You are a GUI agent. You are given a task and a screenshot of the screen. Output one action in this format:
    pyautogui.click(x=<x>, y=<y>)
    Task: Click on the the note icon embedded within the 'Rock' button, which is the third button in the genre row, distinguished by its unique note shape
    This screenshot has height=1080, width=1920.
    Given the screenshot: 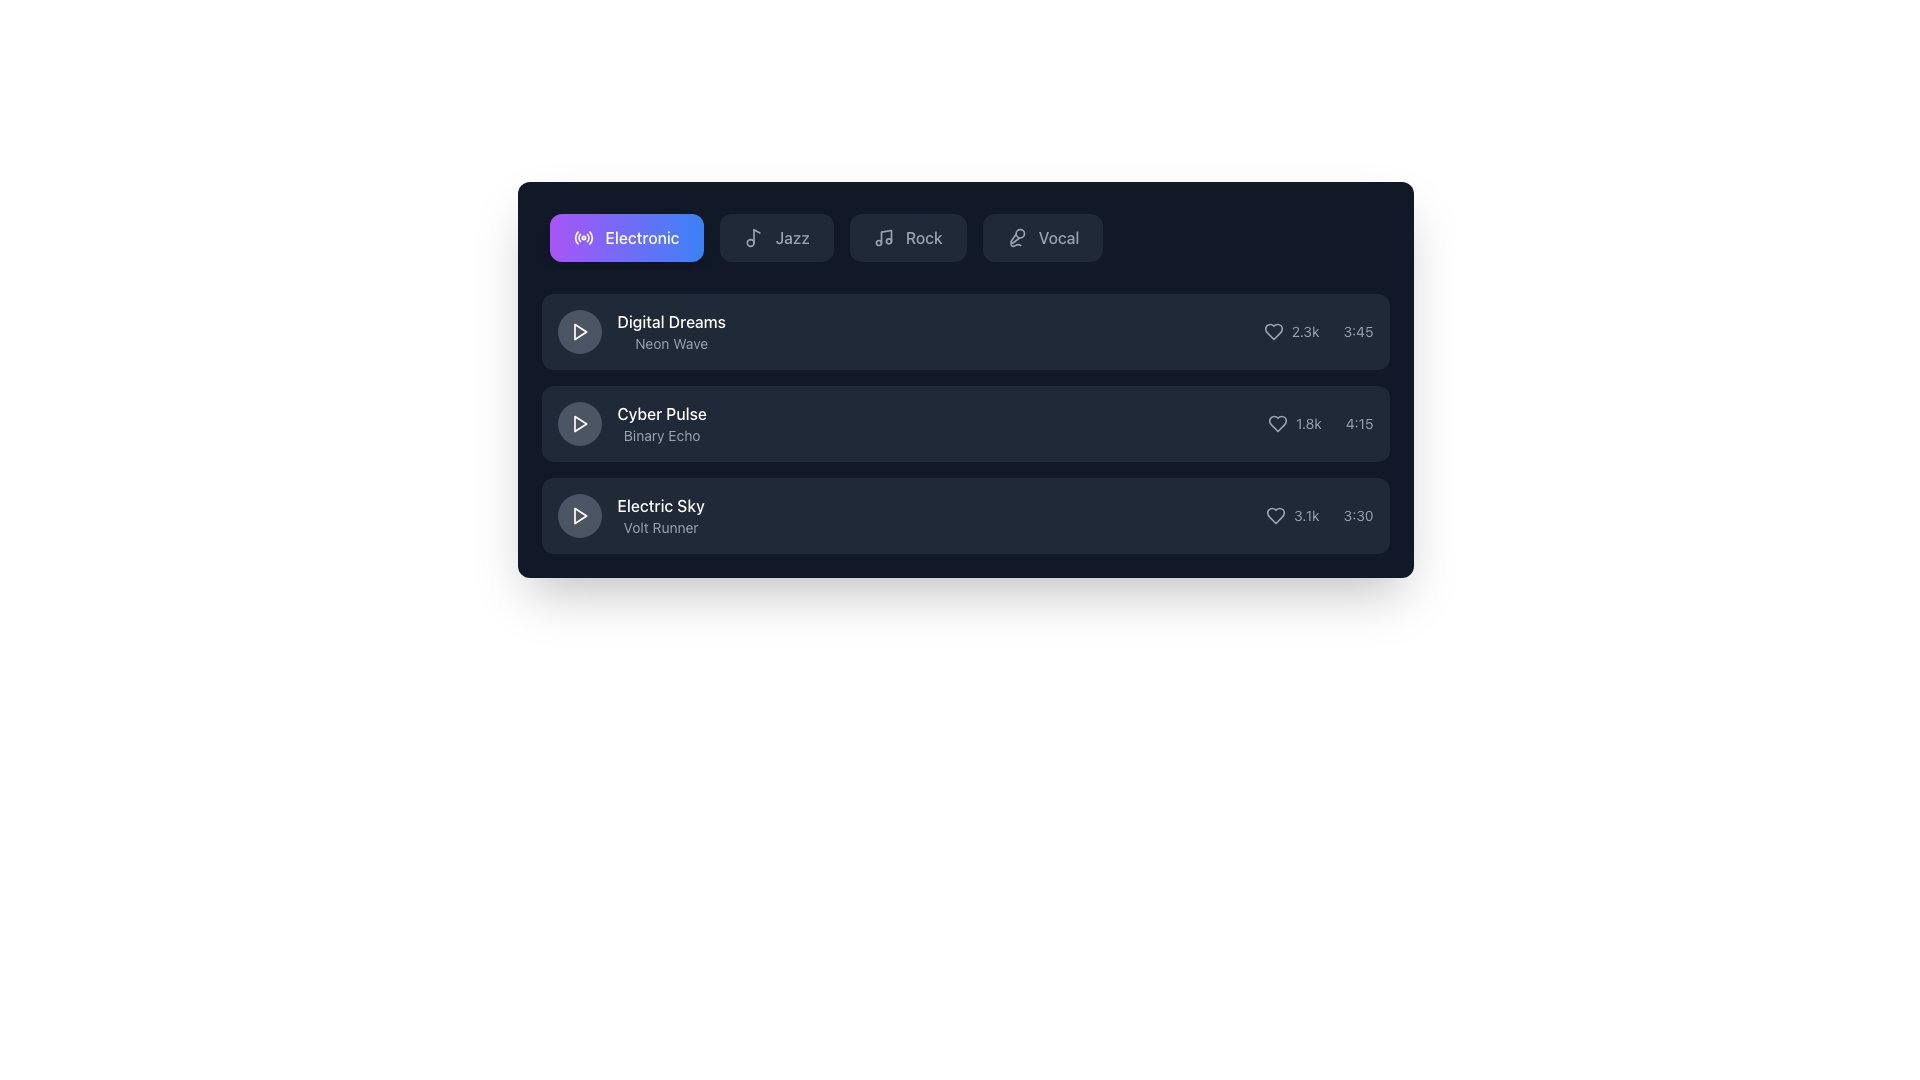 What is the action you would take?
    pyautogui.click(x=885, y=235)
    